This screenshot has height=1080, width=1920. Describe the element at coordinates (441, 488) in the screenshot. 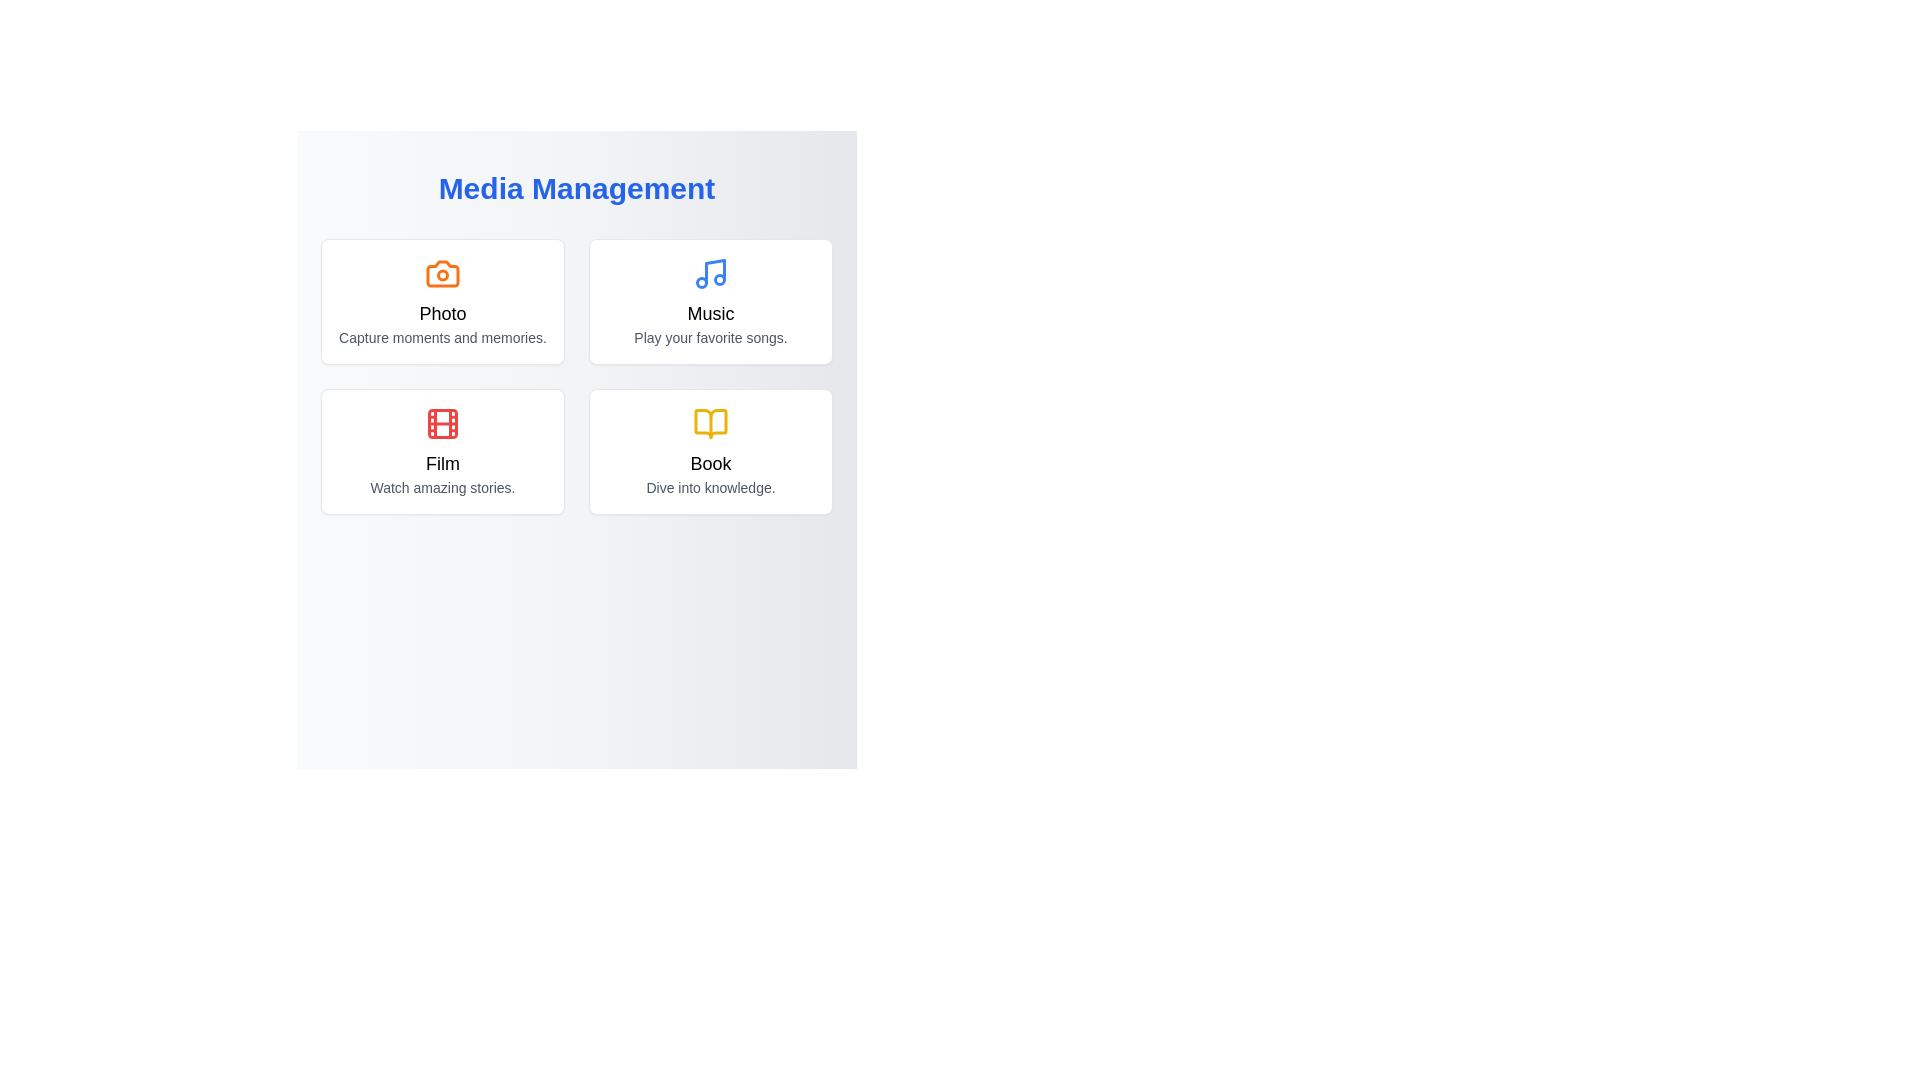

I see `the descriptive text label for the 'Film' section, which is positioned directly below the title 'Film' and centrally aligned with the film icon above` at that location.